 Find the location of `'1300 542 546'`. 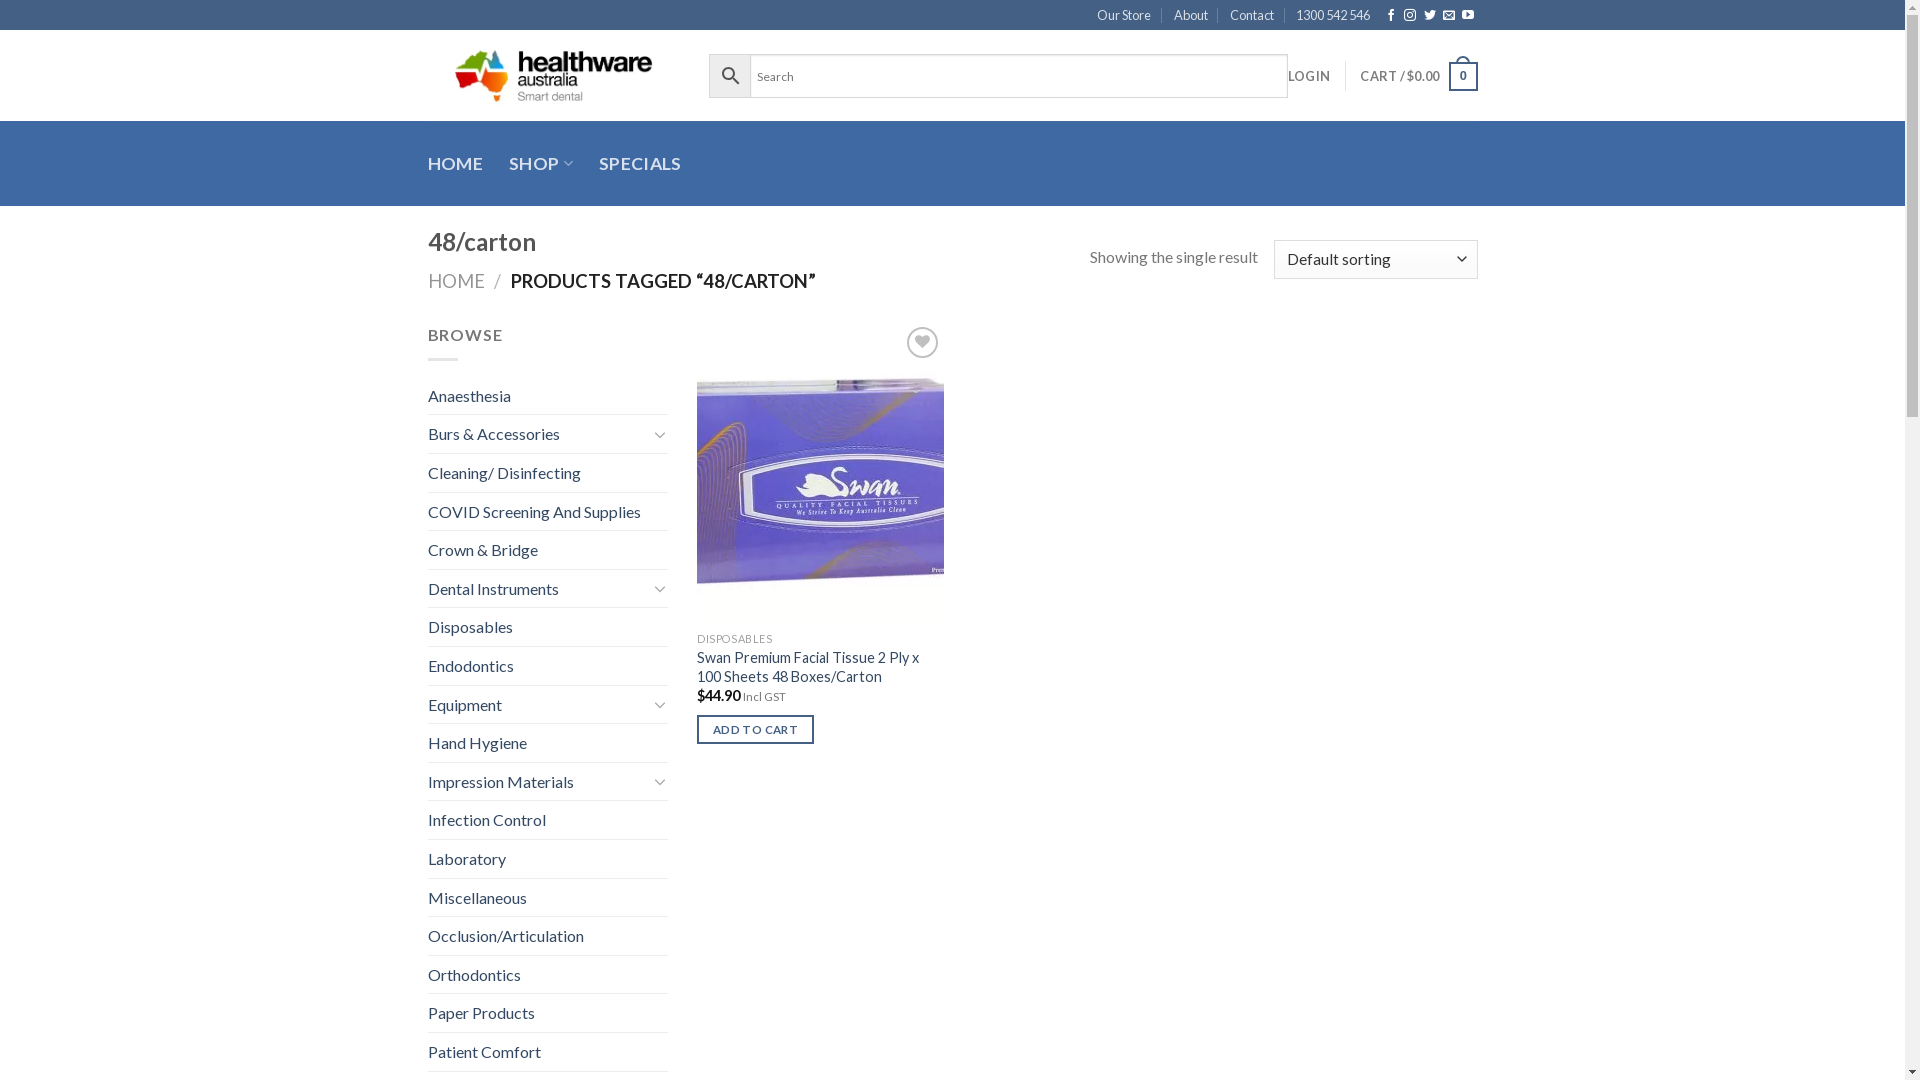

'1300 542 546' is located at coordinates (1333, 15).